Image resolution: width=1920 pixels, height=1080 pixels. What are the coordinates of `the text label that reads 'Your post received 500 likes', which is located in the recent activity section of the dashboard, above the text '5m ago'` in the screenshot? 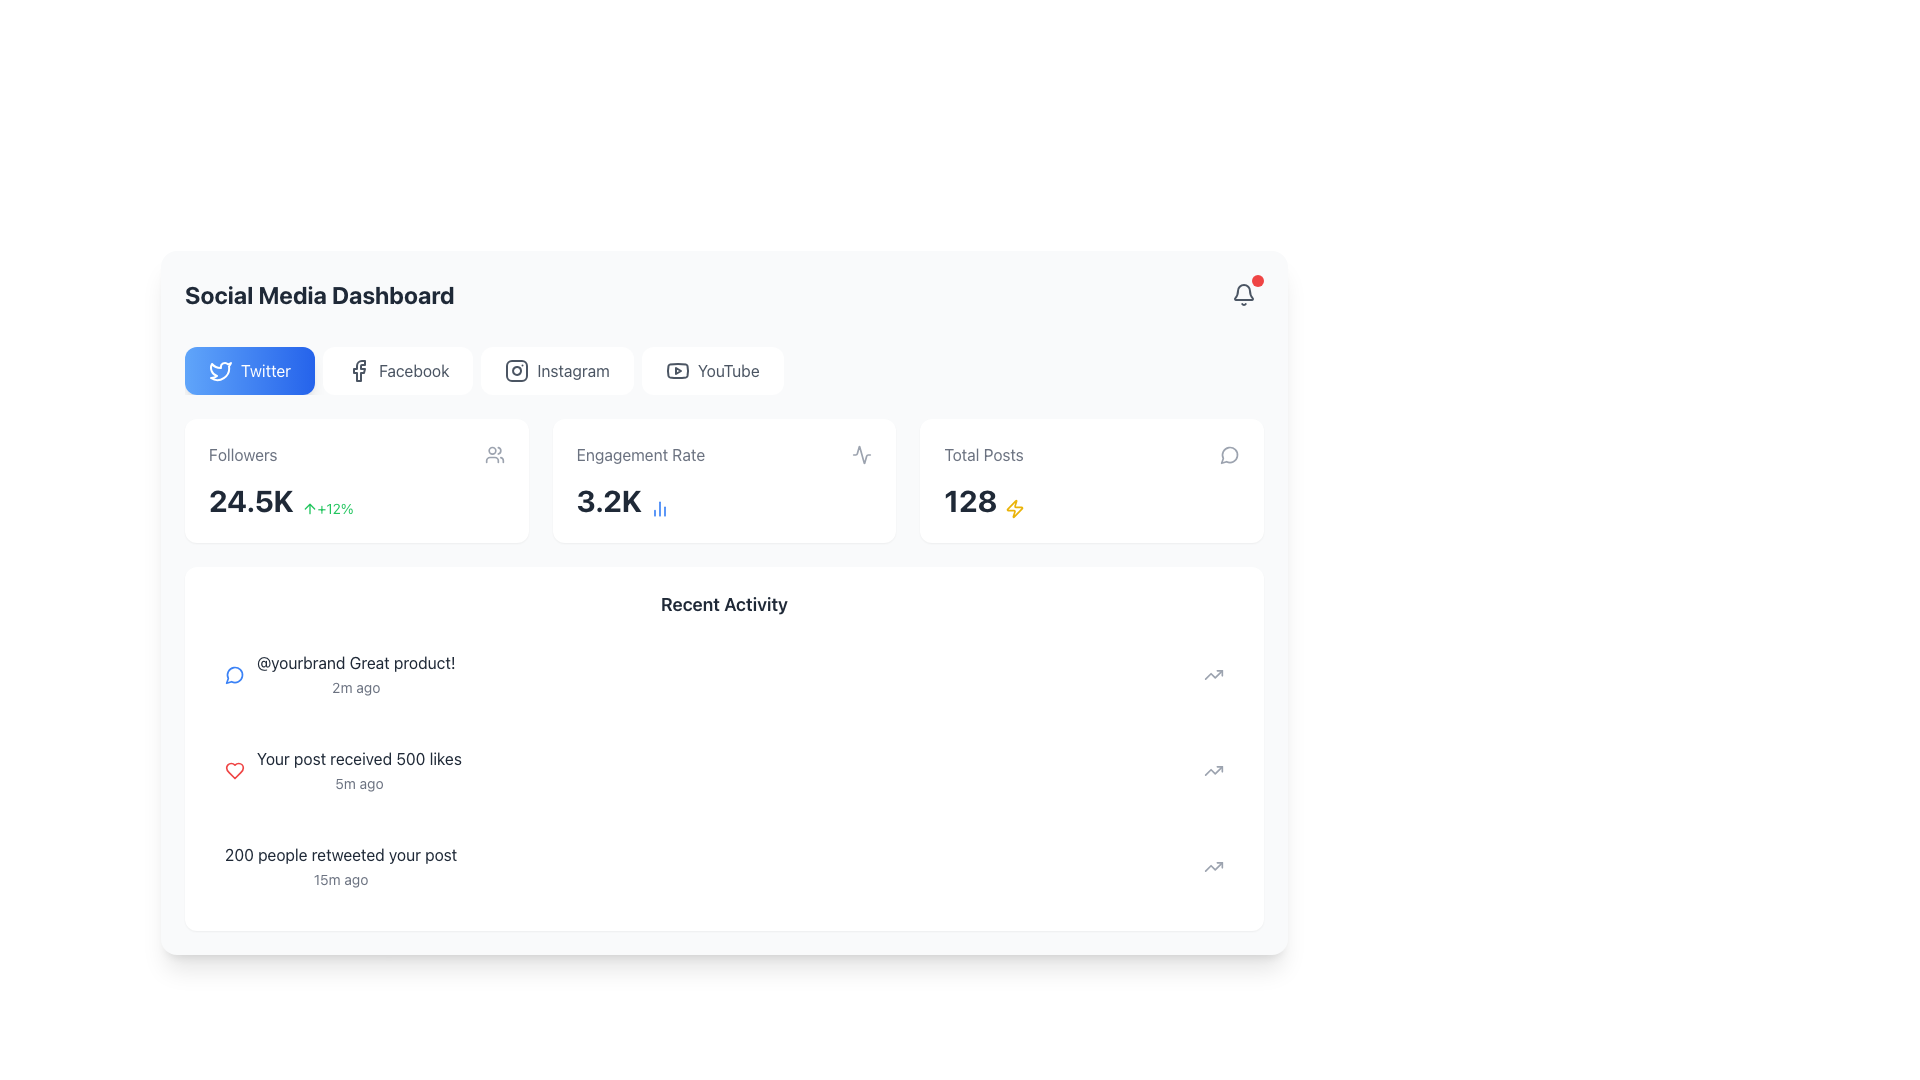 It's located at (359, 759).